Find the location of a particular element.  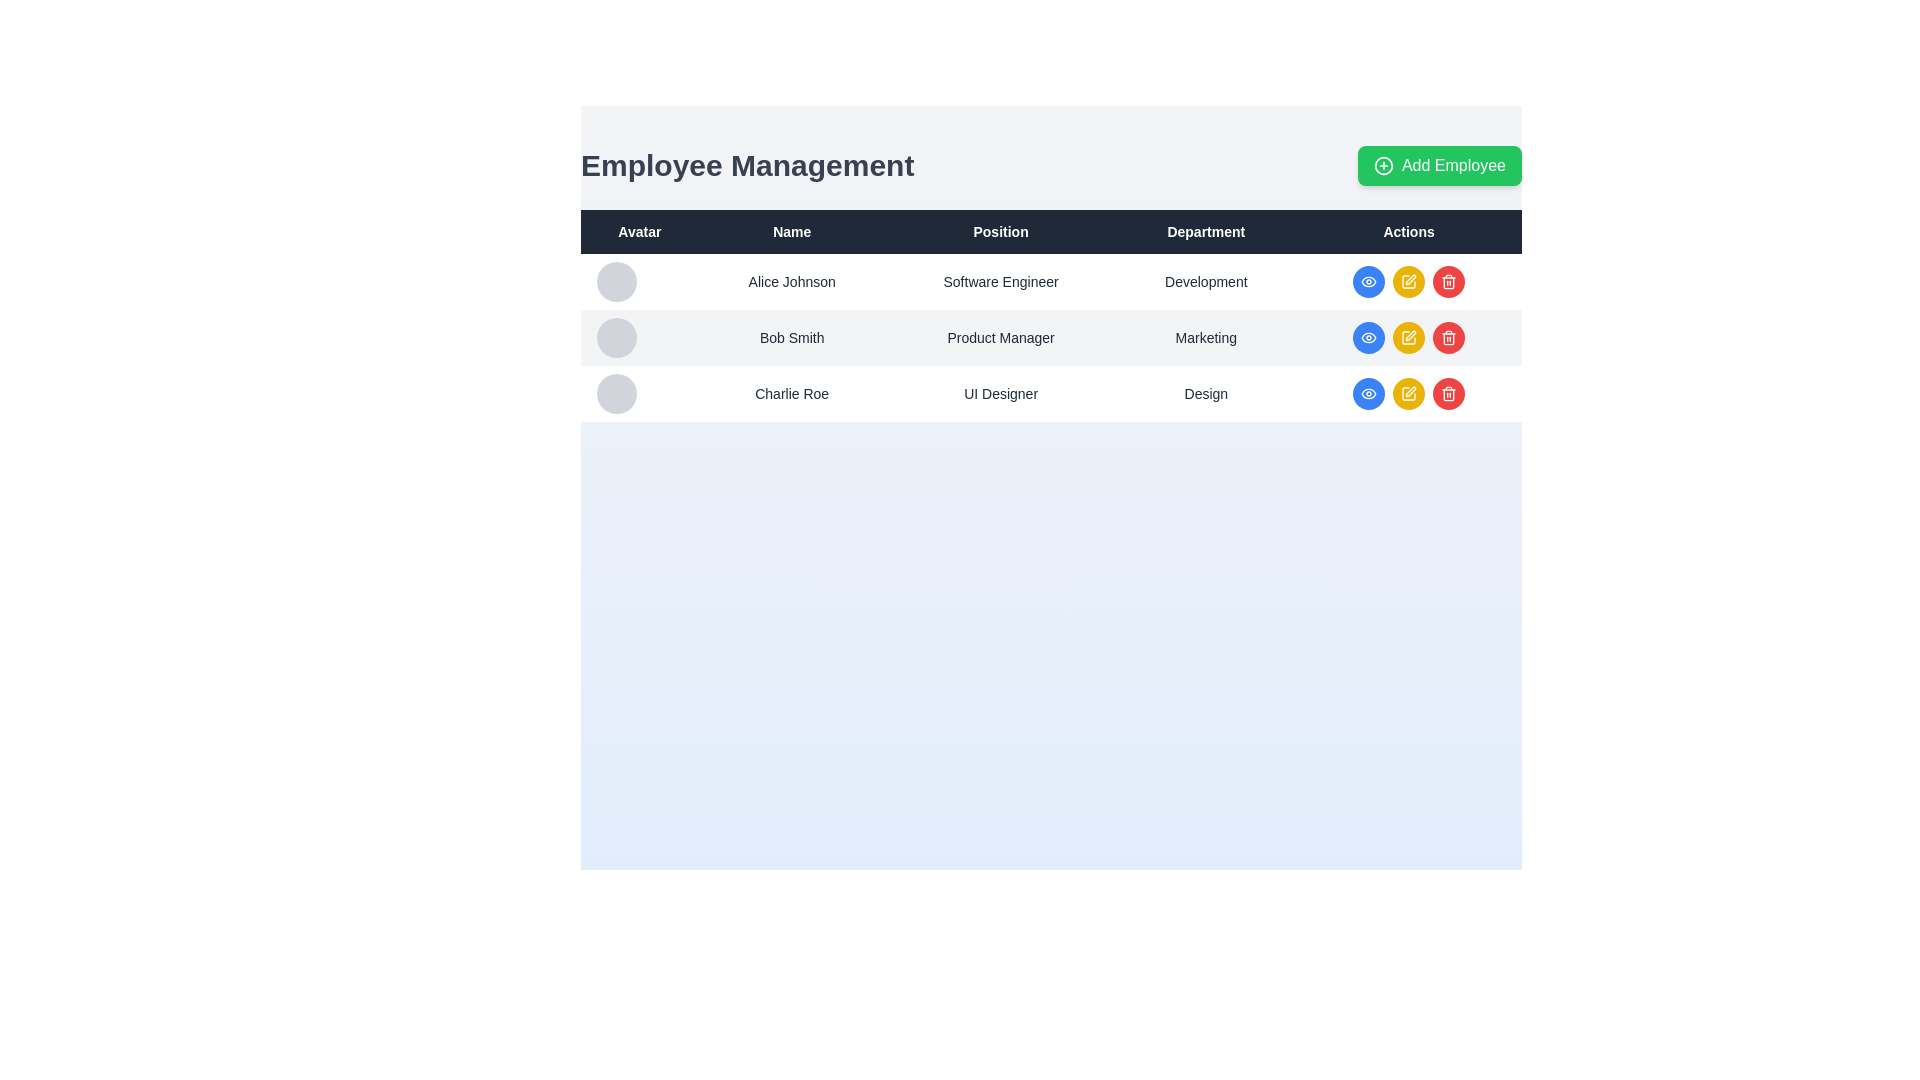

the trash bin button with a red background located in the last column under the 'Actions' header in the row for user 'Charlie Roe' to possibly display a tooltip is located at coordinates (1449, 337).